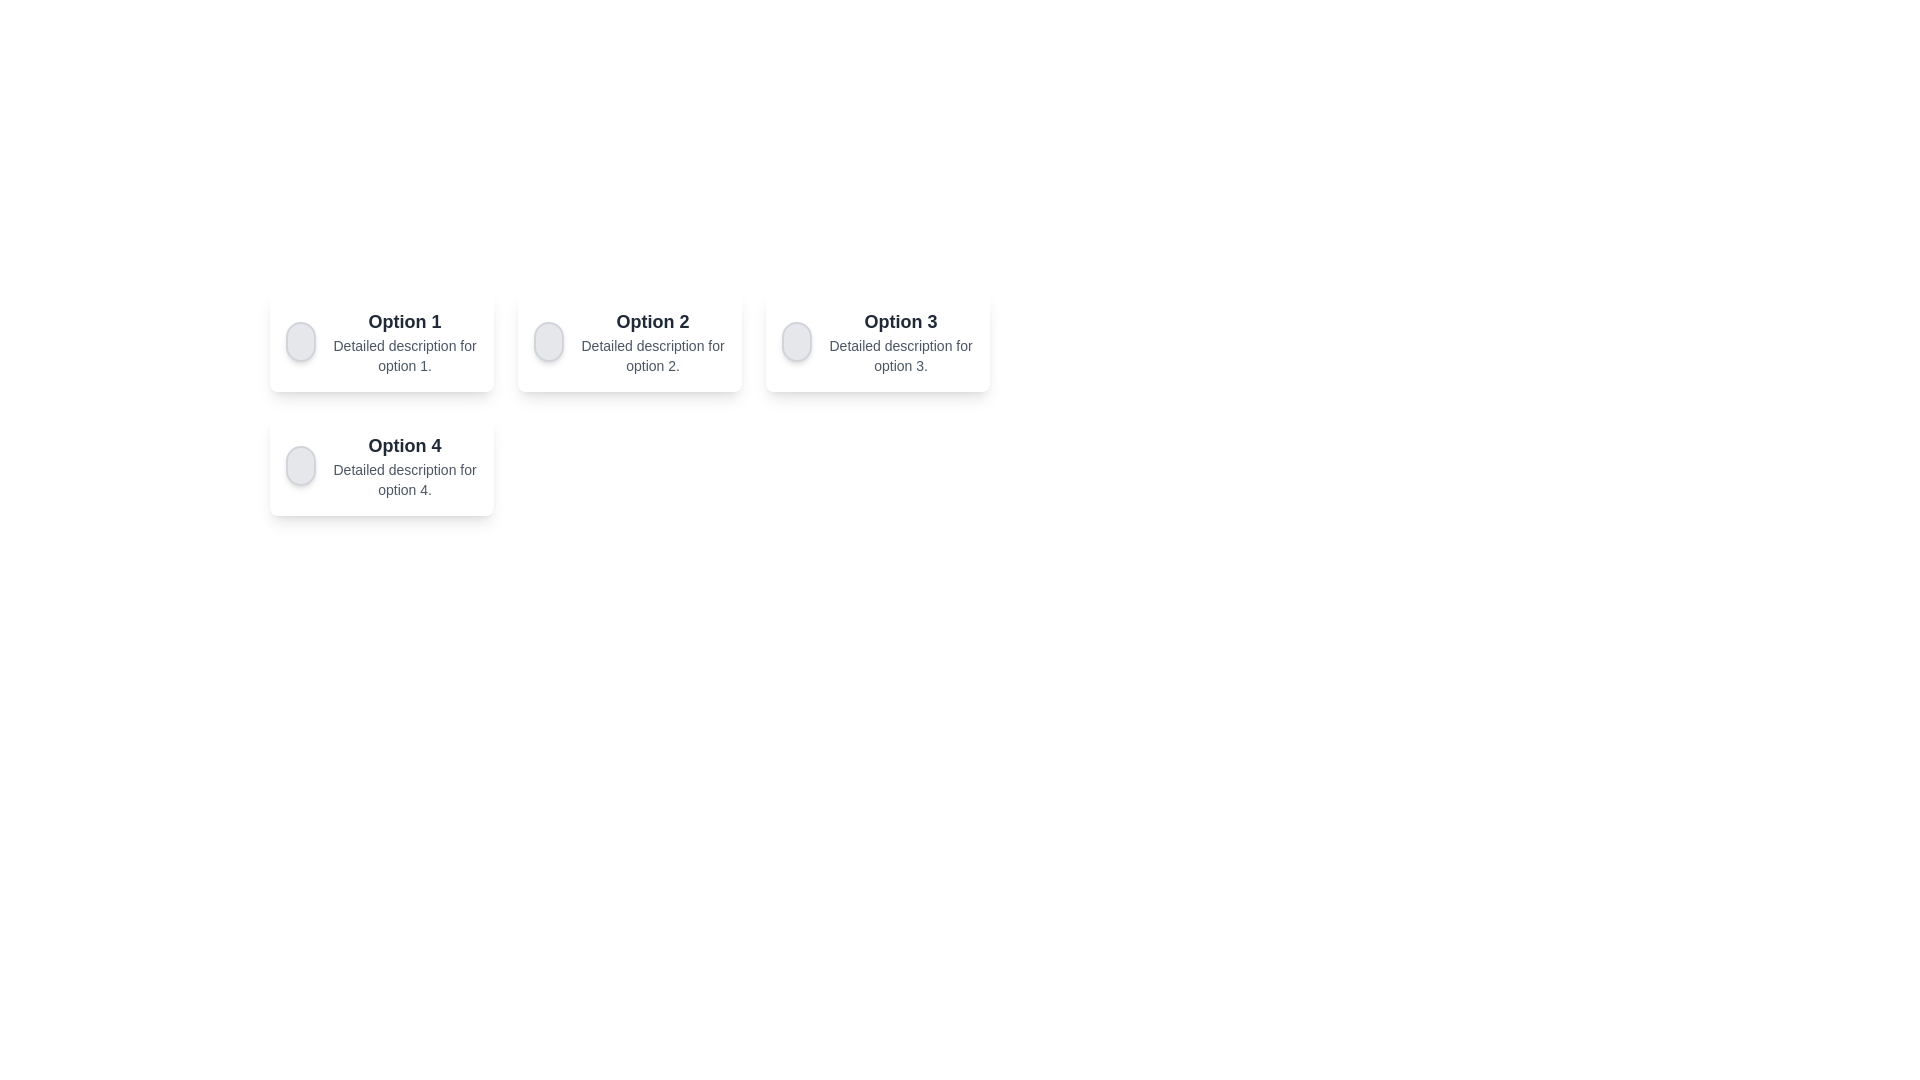 The height and width of the screenshot is (1080, 1920). What do you see at coordinates (878, 341) in the screenshot?
I see `the text block element titled 'Option 3', which contains a detailed description styled within a white rectangular background` at bounding box center [878, 341].